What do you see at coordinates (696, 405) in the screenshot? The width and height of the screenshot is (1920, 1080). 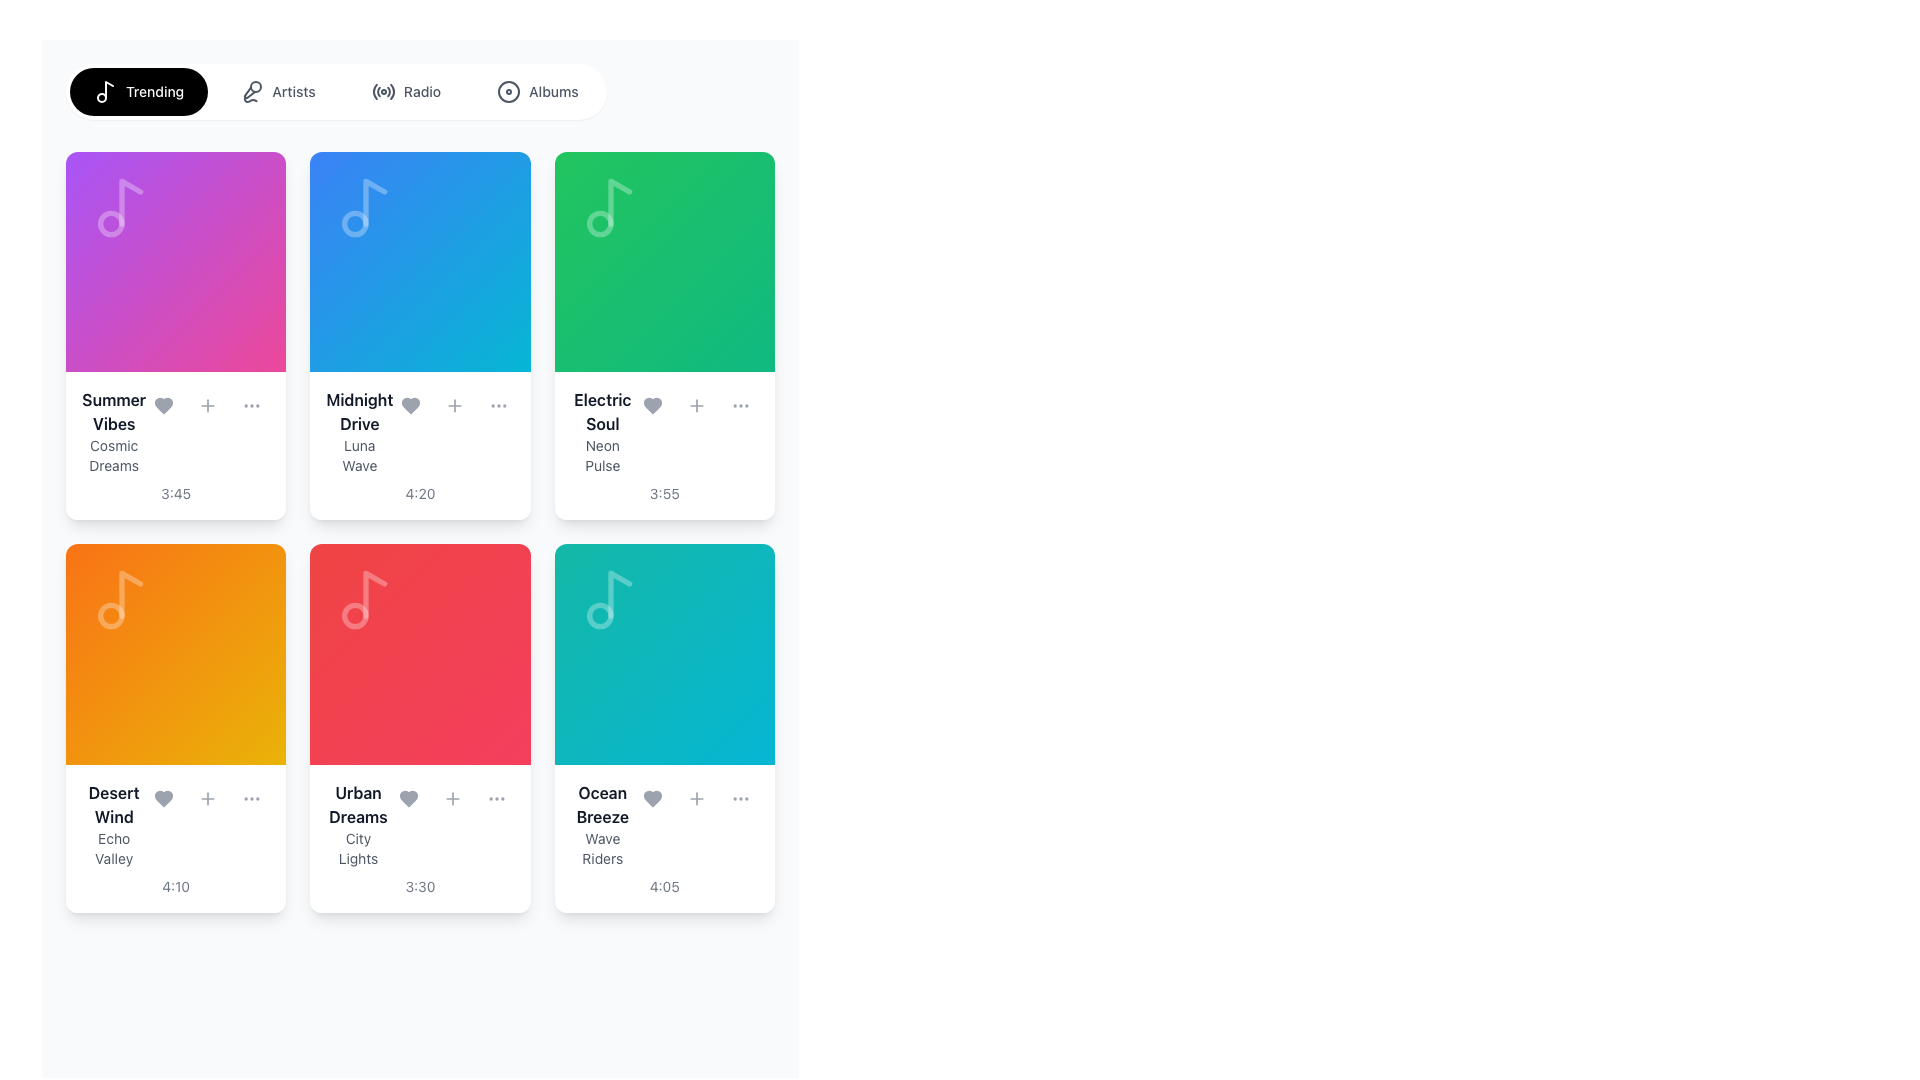 I see `the circular '+' button located between the heart icon button on the left and the ellipsis icon button on the right to observe the background color change to light gray` at bounding box center [696, 405].